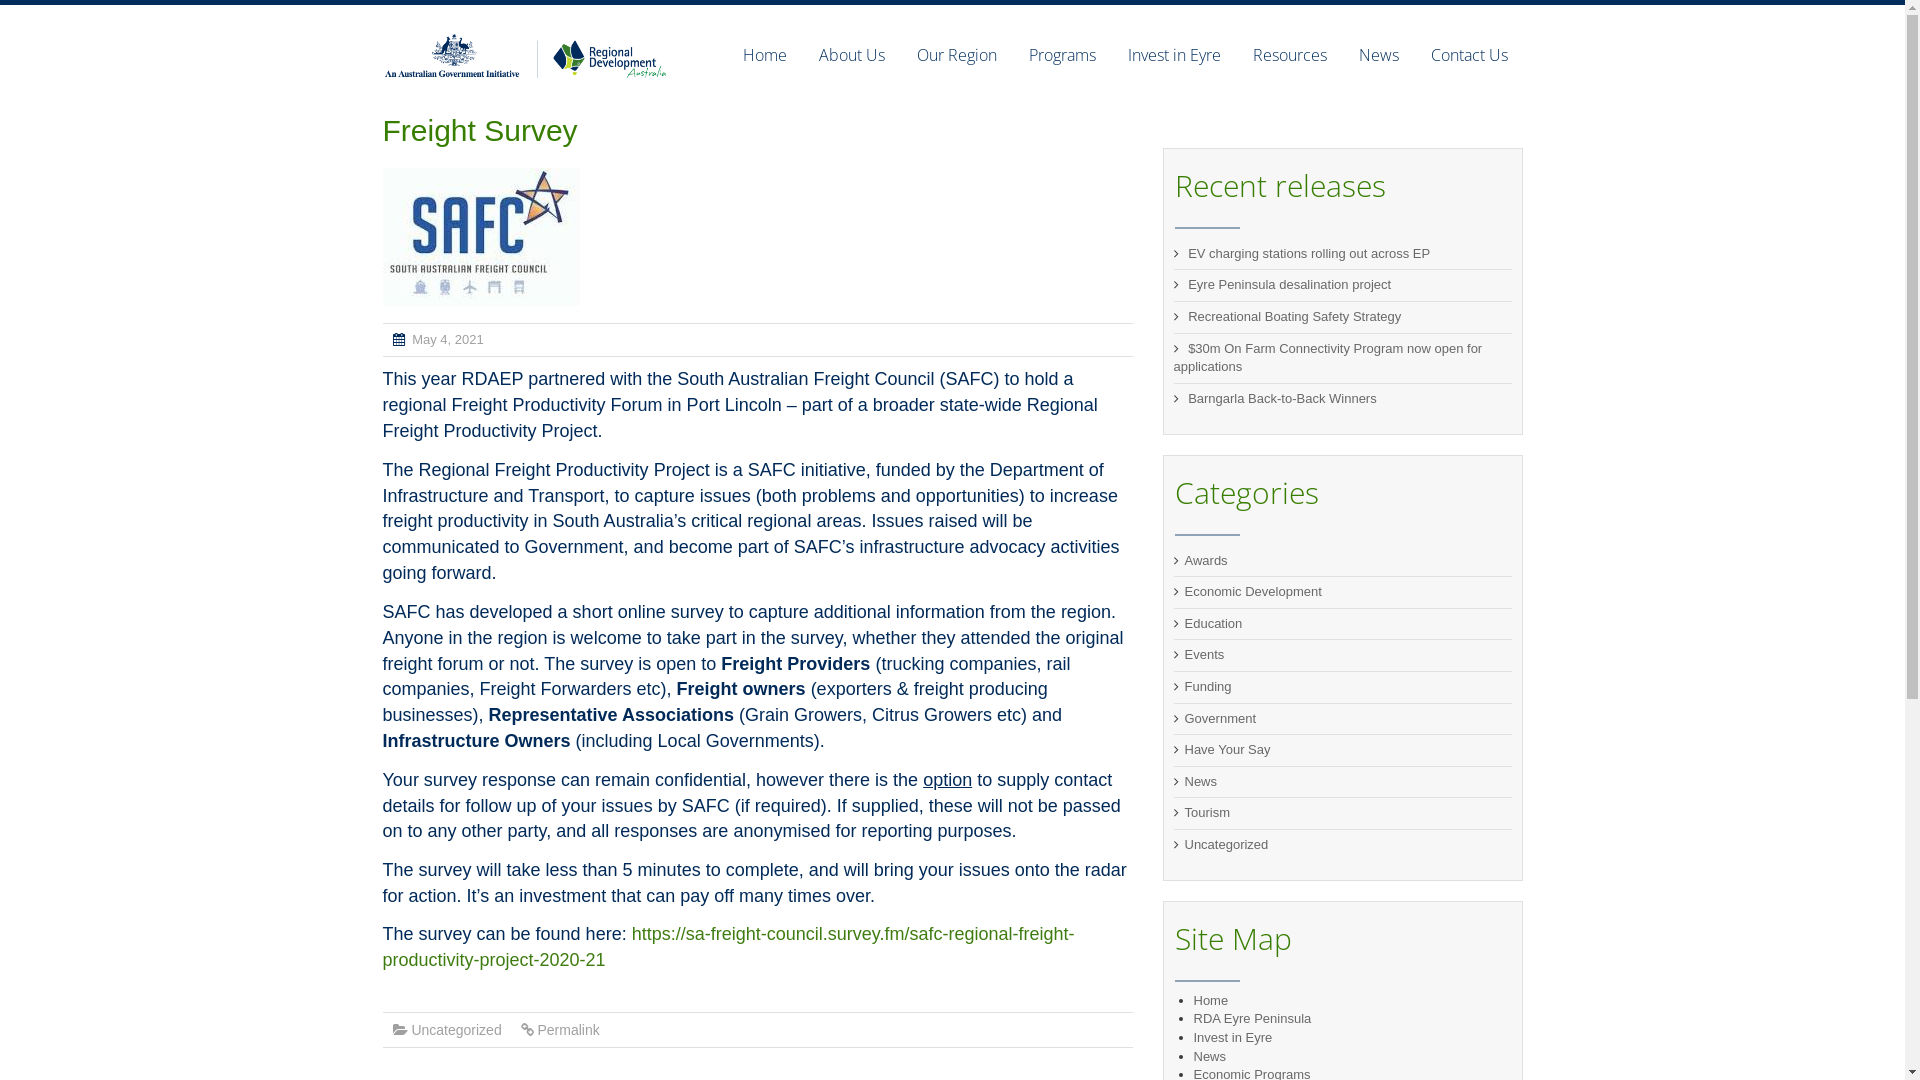 Image resolution: width=1920 pixels, height=1080 pixels. What do you see at coordinates (1184, 622) in the screenshot?
I see `'Education'` at bounding box center [1184, 622].